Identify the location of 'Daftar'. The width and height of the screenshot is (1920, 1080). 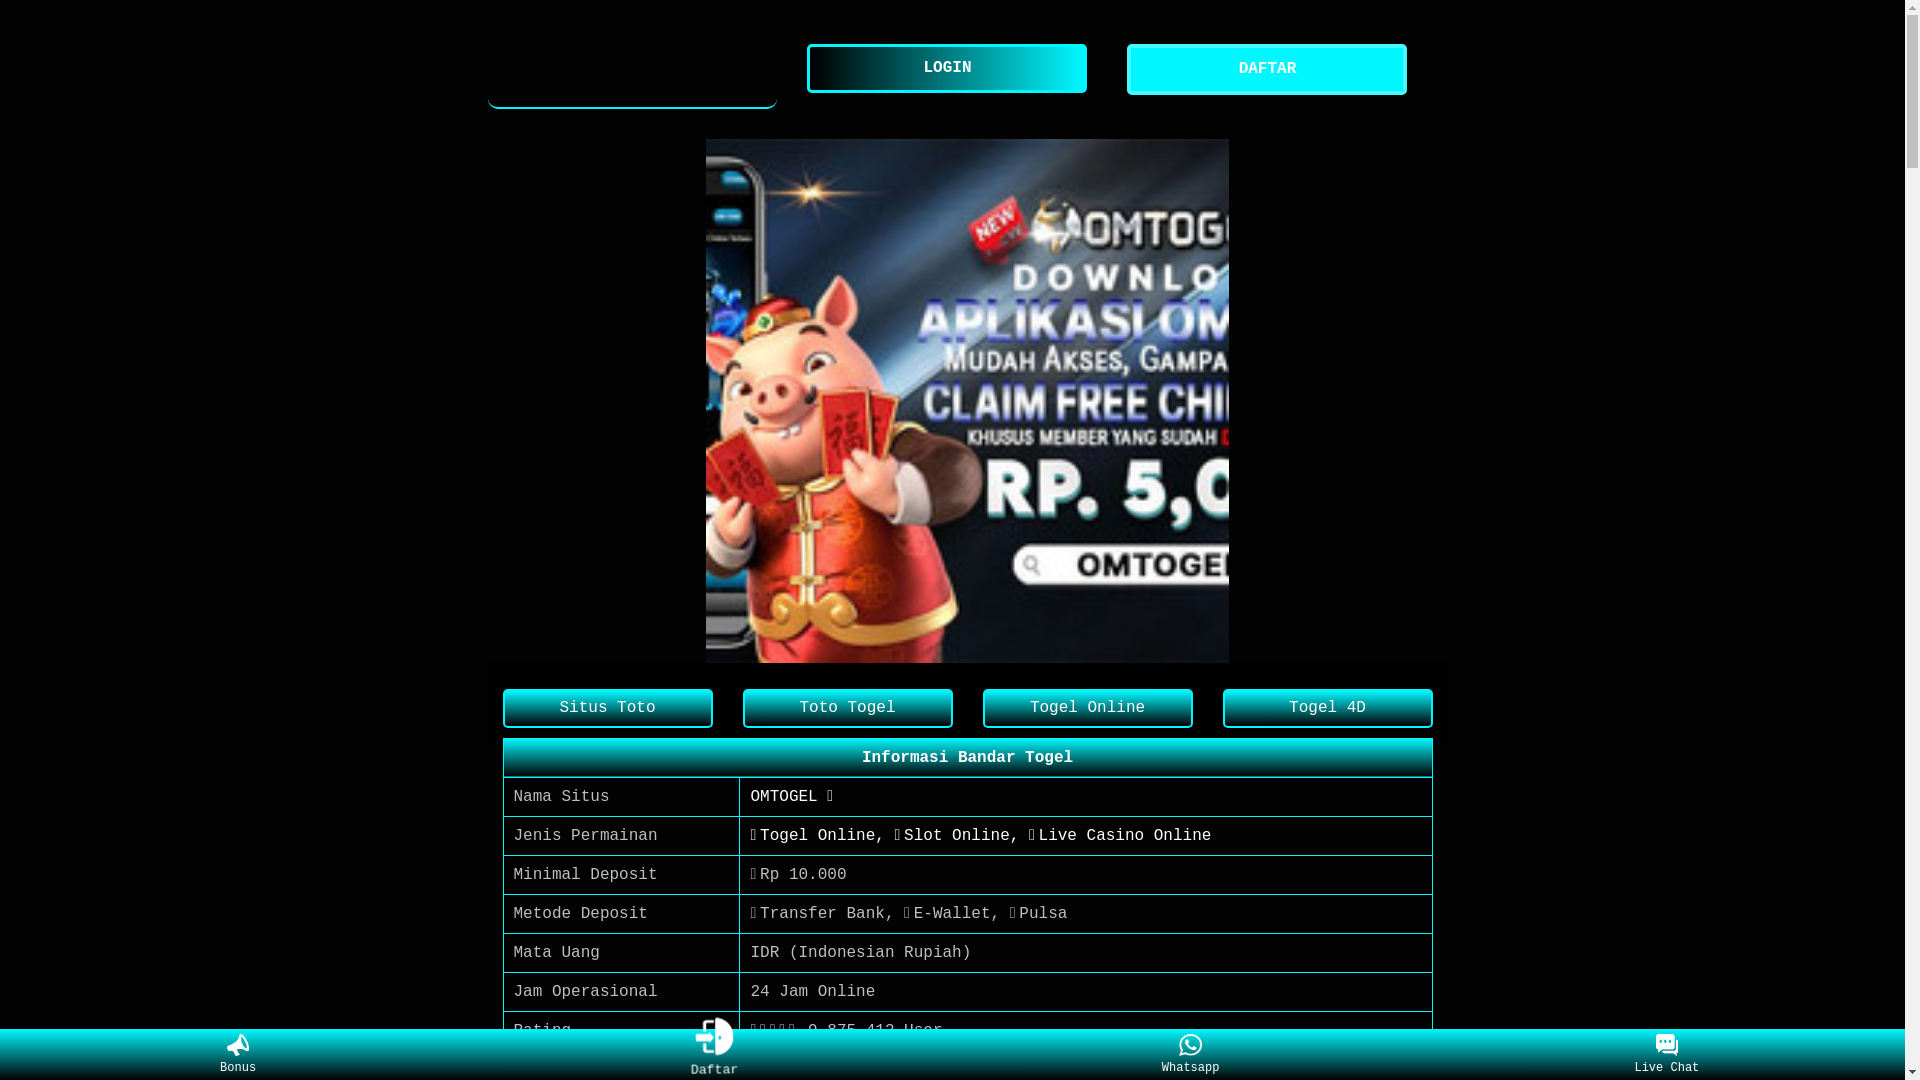
(709, 1049).